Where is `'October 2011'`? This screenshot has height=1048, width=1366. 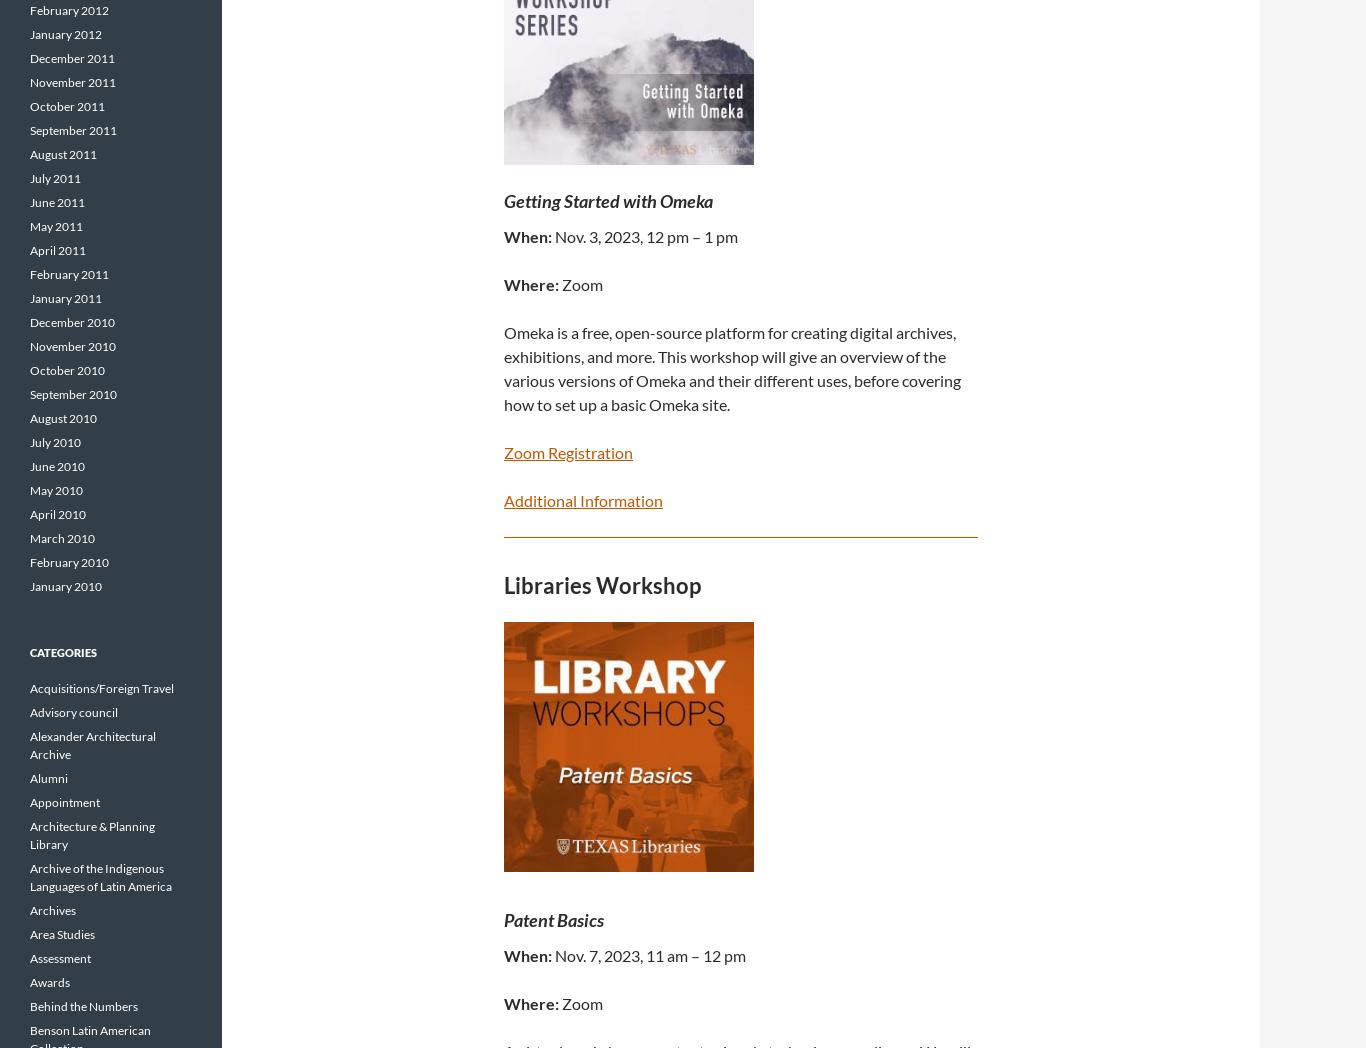 'October 2011' is located at coordinates (67, 105).